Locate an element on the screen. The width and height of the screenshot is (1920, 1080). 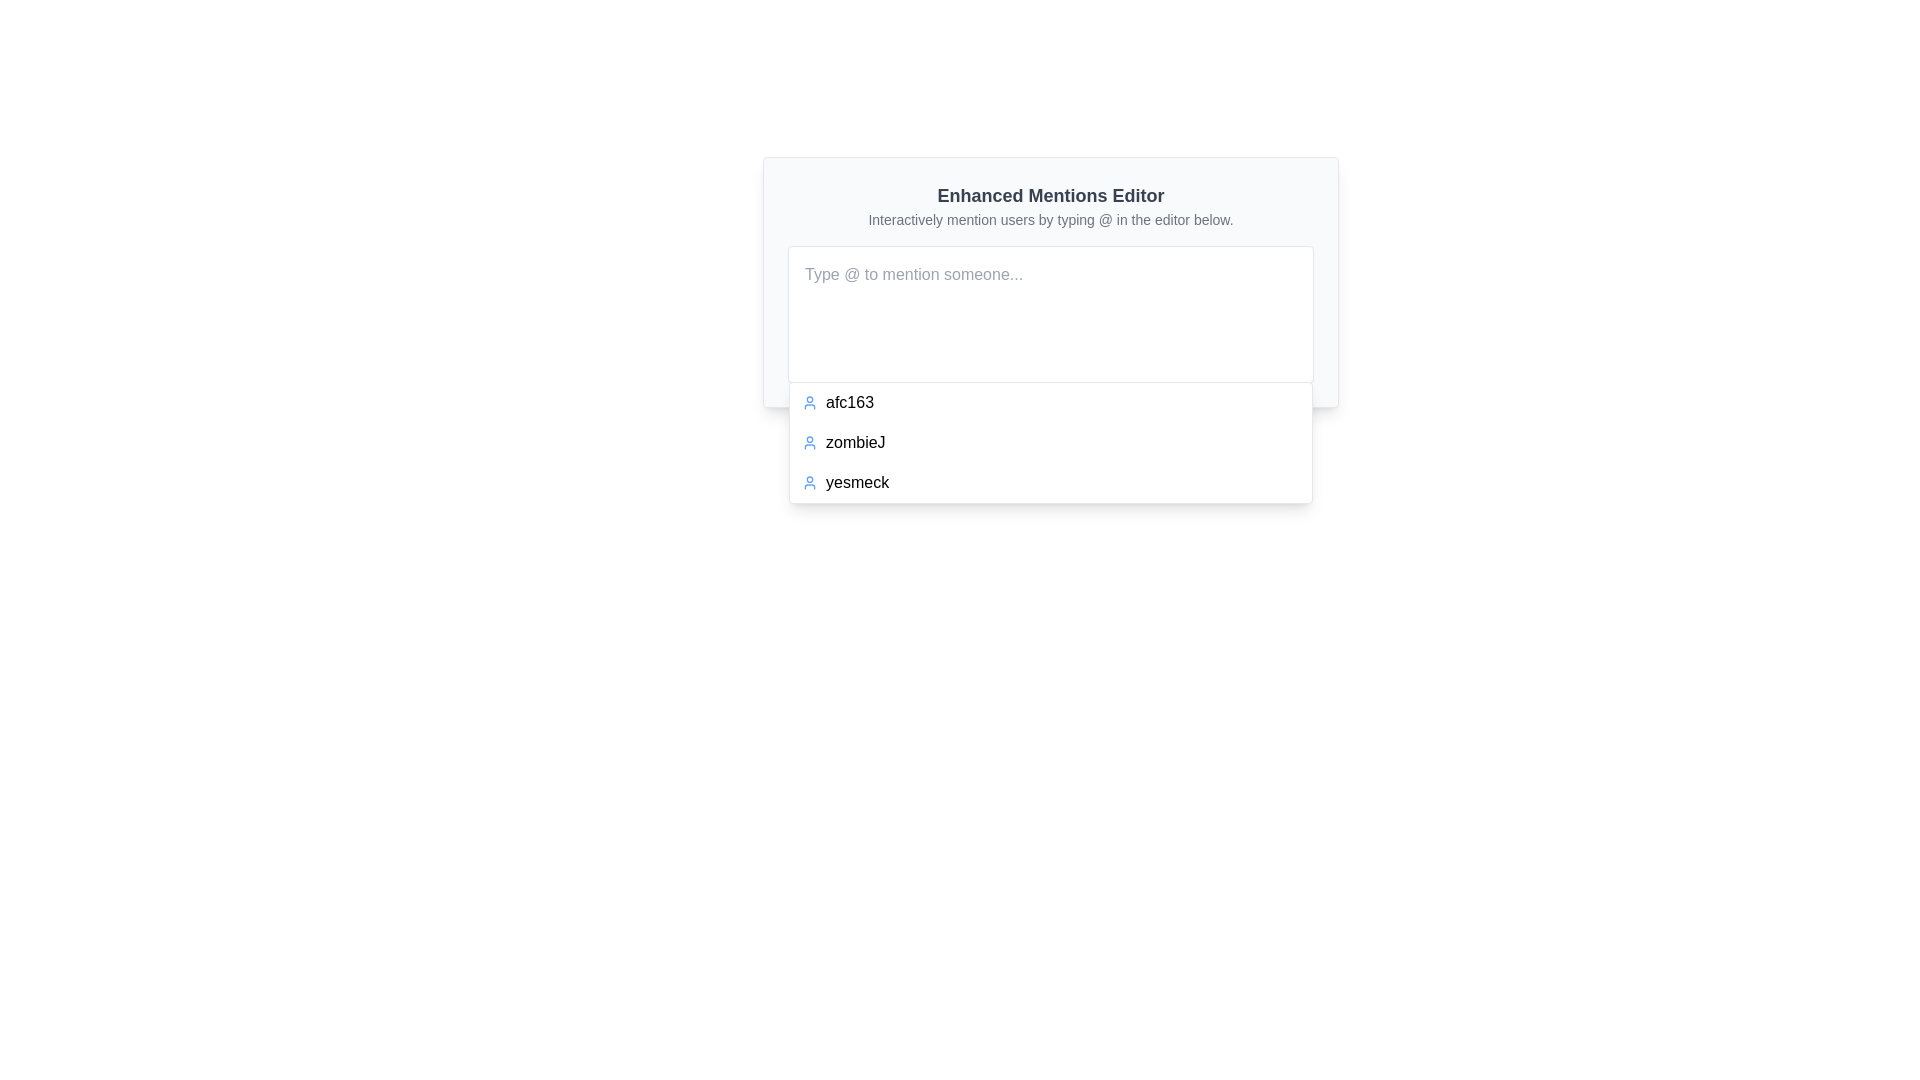
the third selectable list item in the dropdown menu that references the user 'yesmeck' is located at coordinates (1050, 482).